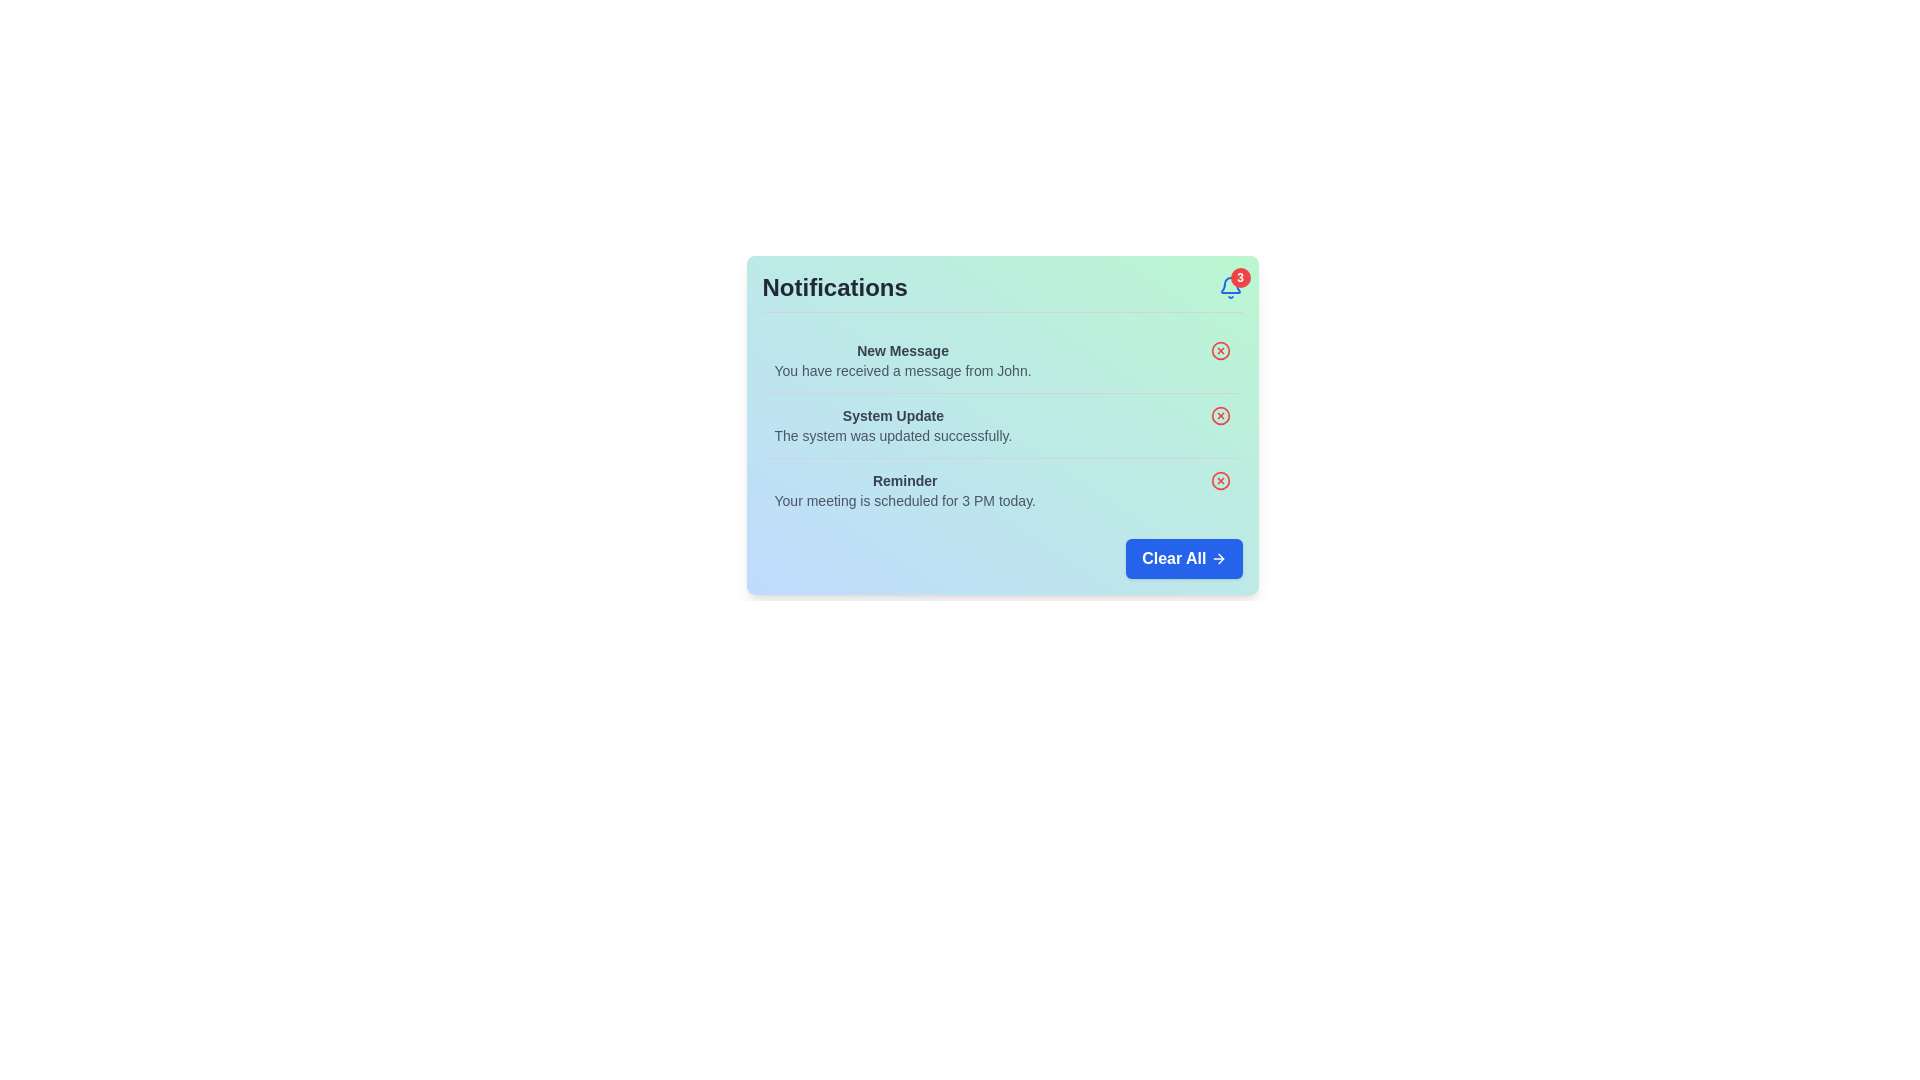  Describe the element at coordinates (1219, 415) in the screenshot. I see `the red circular 'X' button in the 'System Update' notification row to visualize its hover state` at that location.